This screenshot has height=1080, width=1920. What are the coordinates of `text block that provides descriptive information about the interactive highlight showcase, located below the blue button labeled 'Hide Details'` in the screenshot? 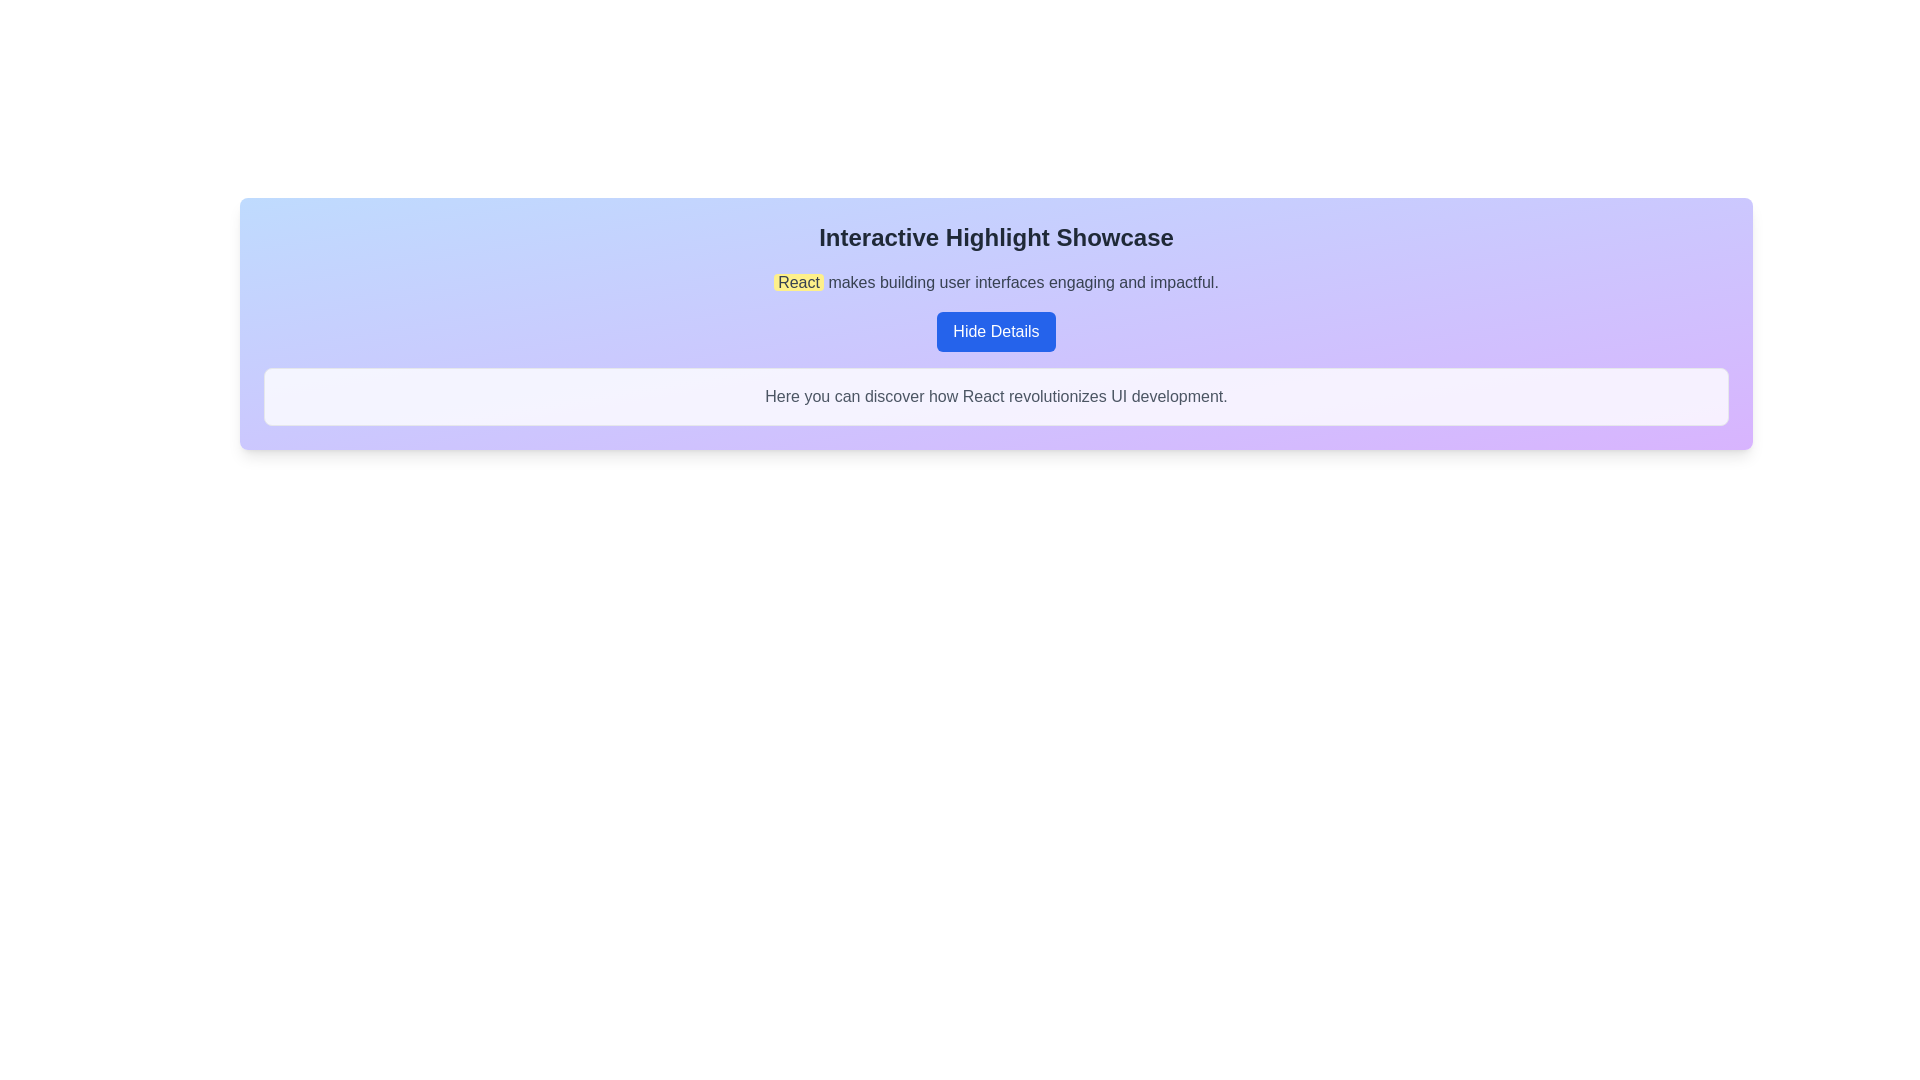 It's located at (996, 397).